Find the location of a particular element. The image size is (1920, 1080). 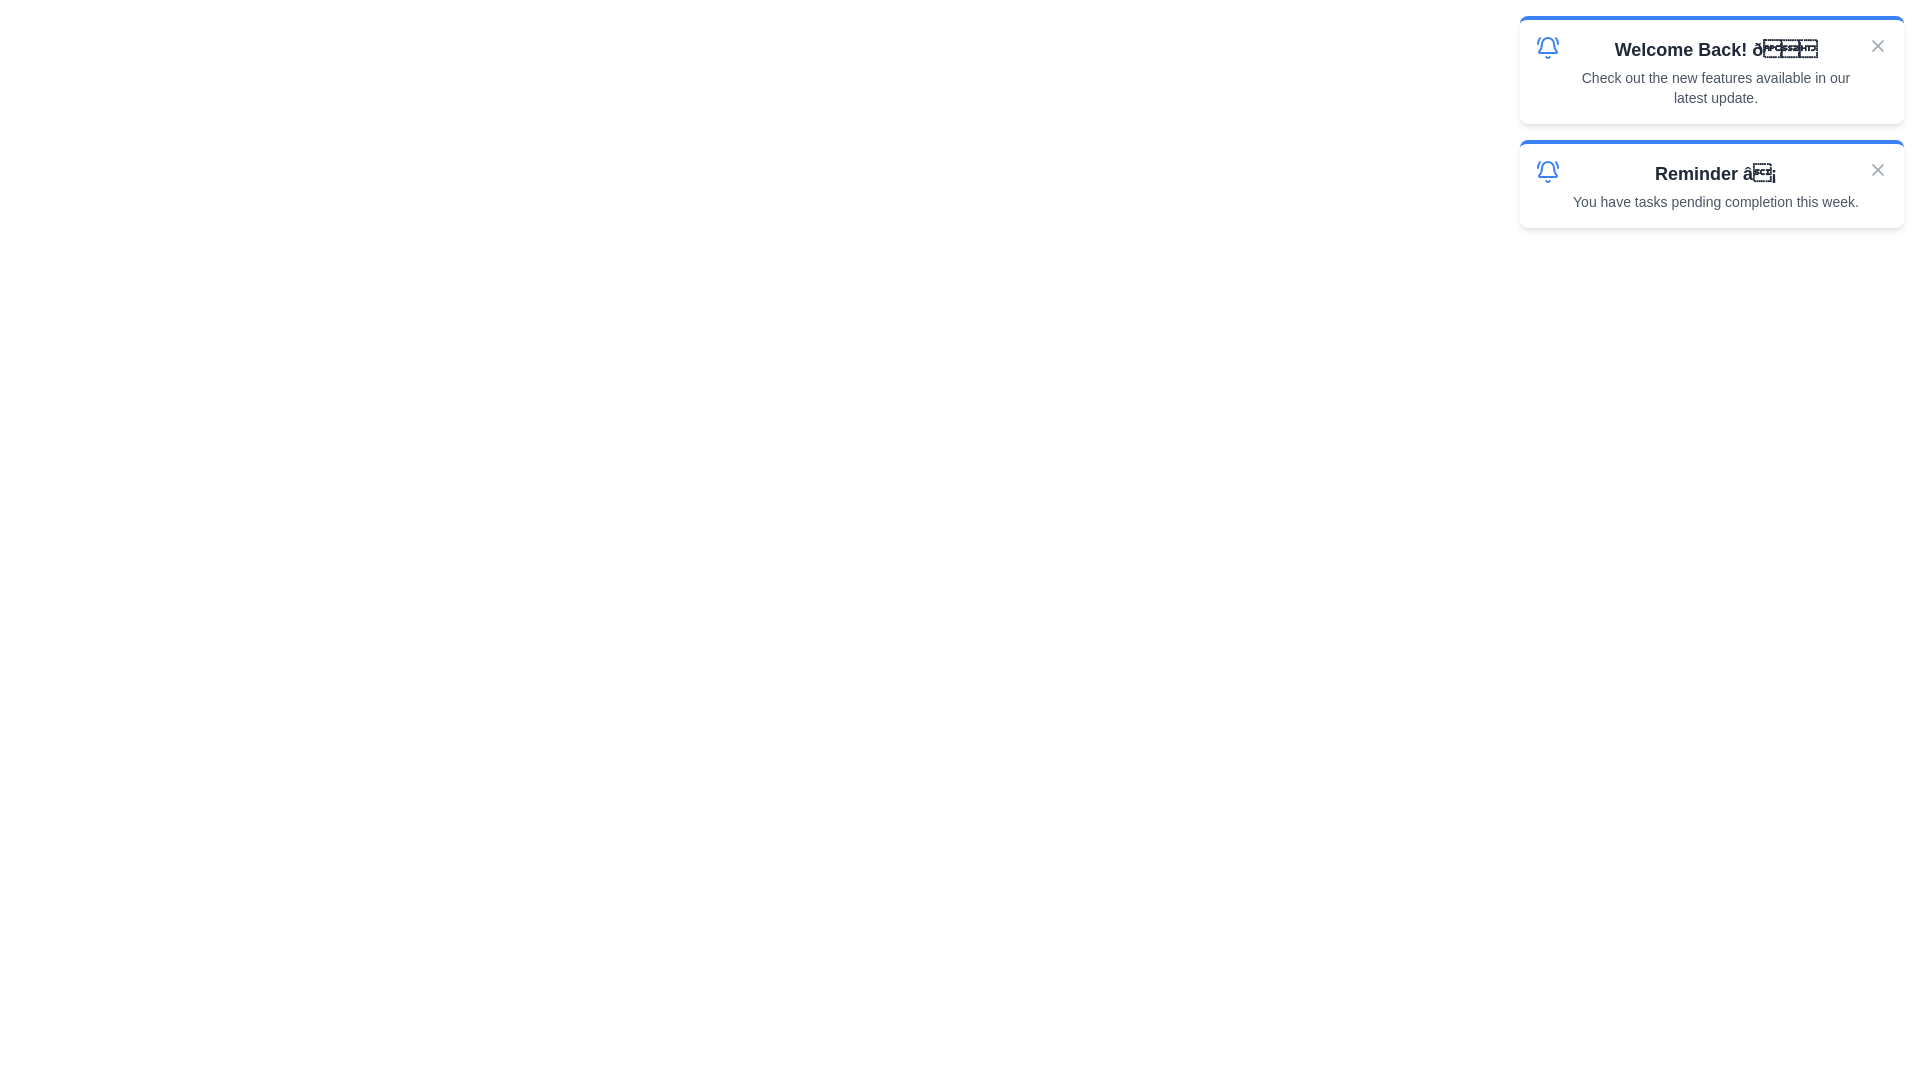

the icon associated with the notification titled 'Welcome Back!' is located at coordinates (1547, 46).